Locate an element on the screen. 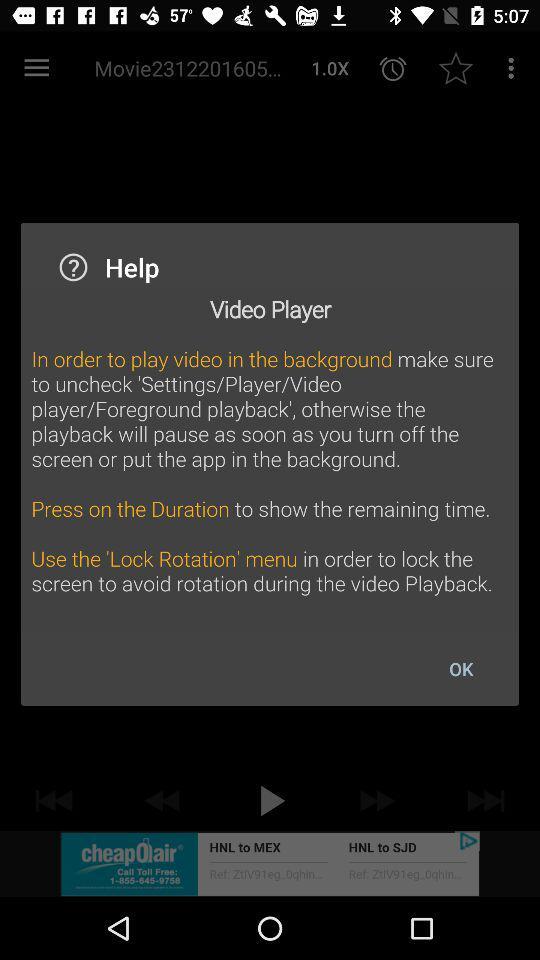 The width and height of the screenshot is (540, 960). the play icon is located at coordinates (270, 801).